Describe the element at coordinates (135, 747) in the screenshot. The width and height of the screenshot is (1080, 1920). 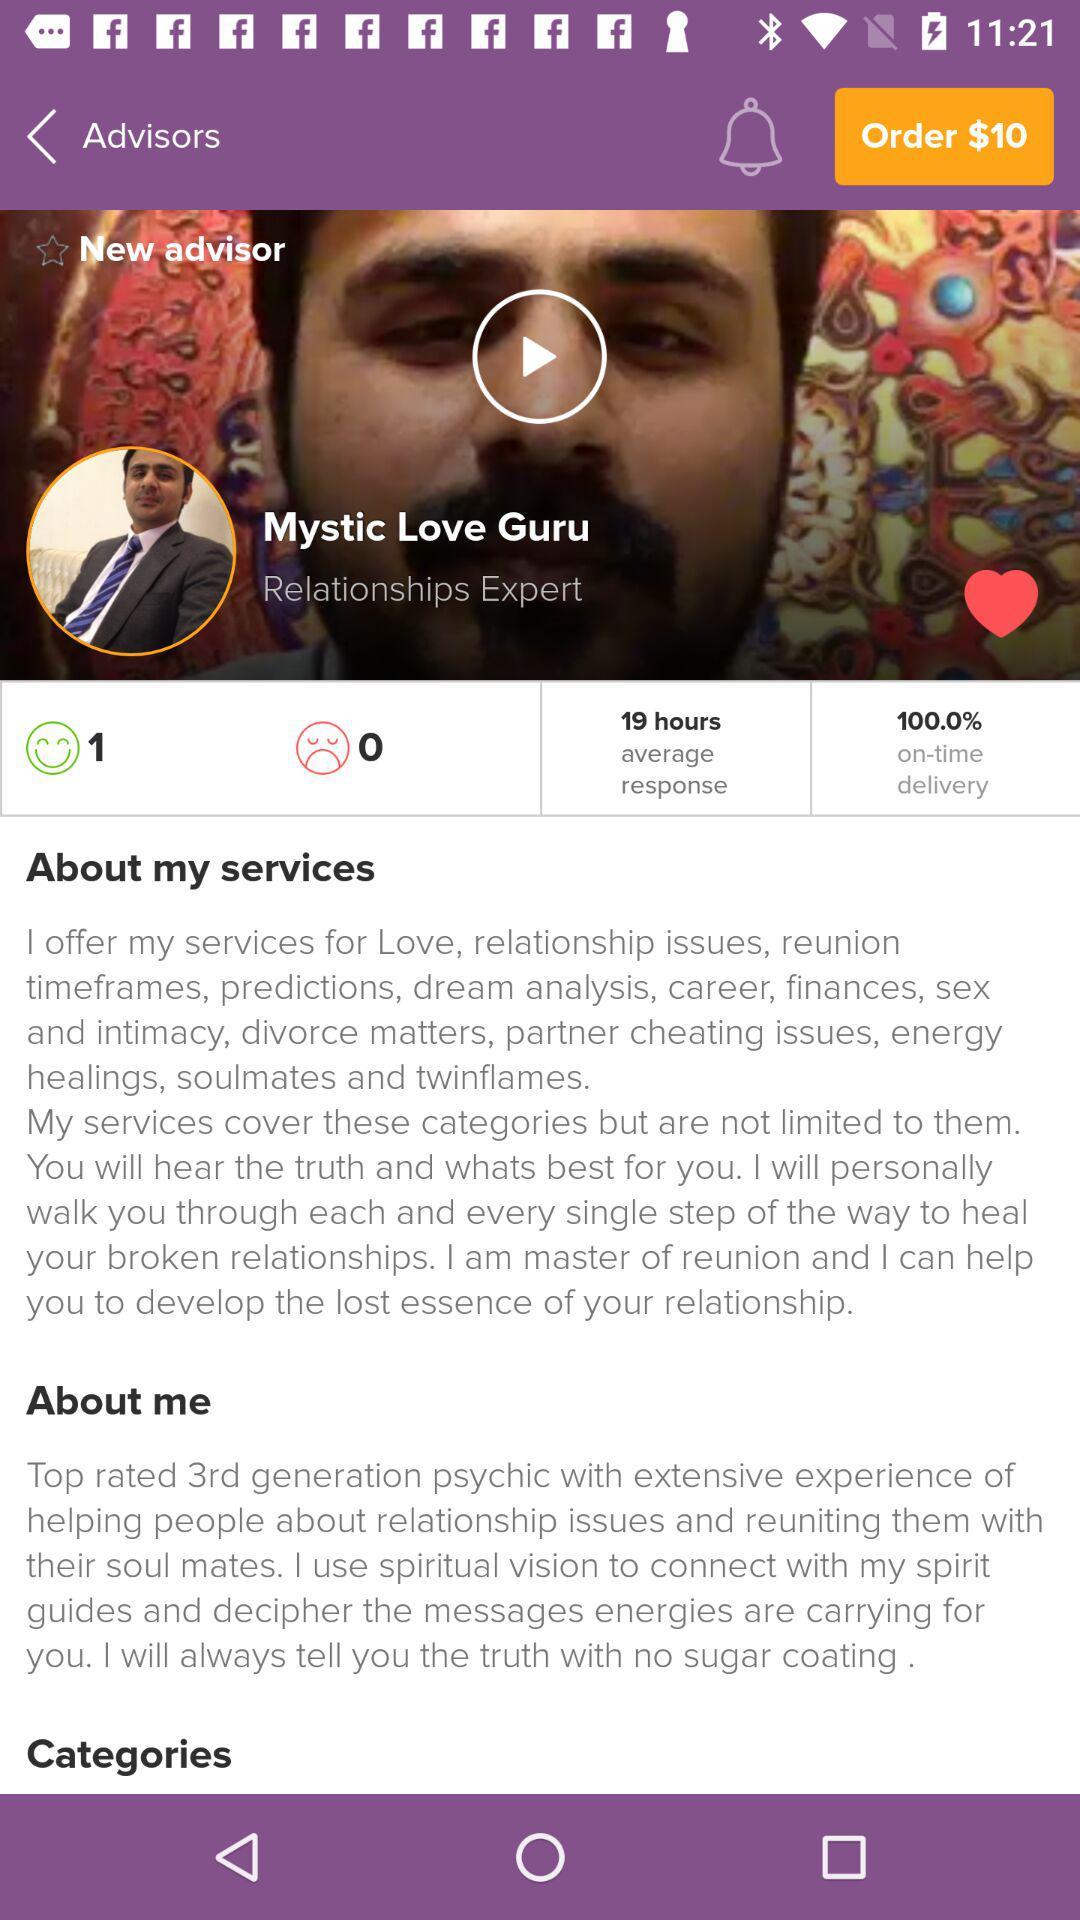
I see `the icon above the about my services` at that location.